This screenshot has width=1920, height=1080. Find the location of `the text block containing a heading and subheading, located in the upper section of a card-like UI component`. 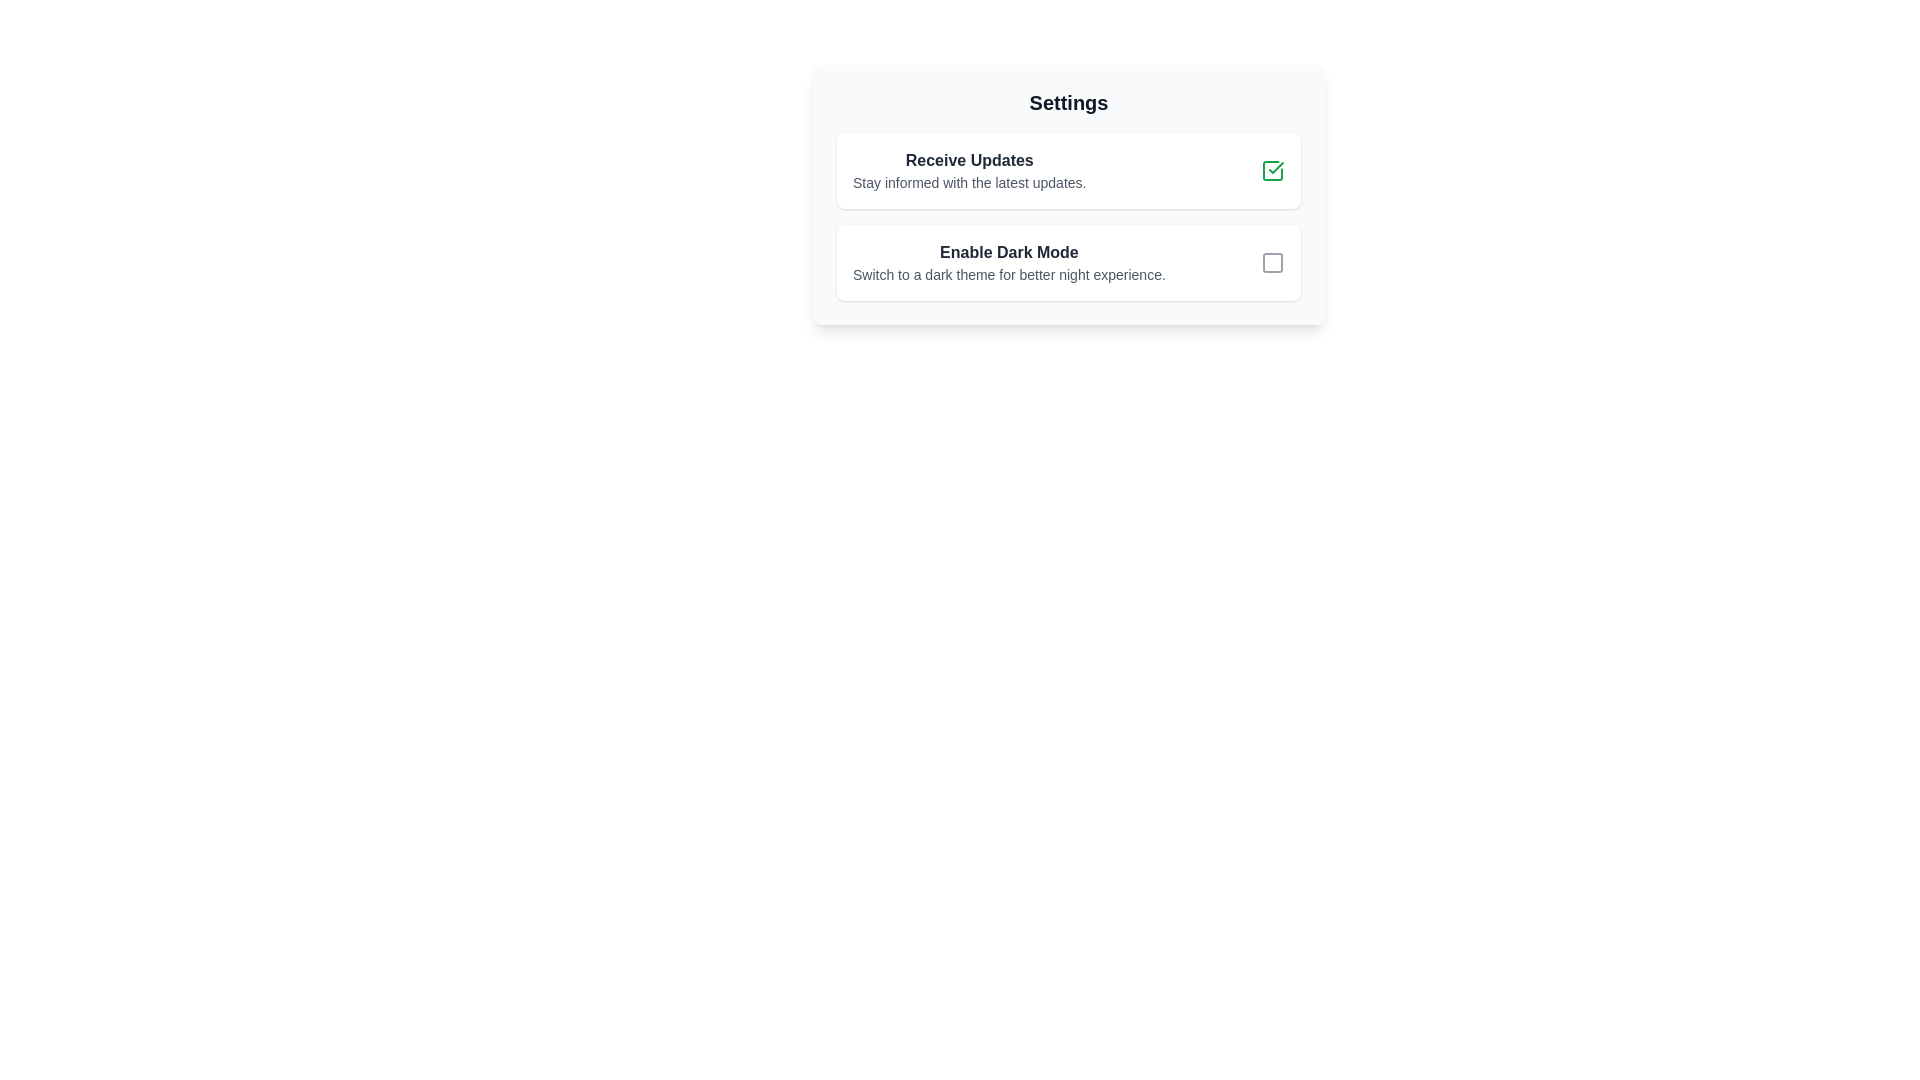

the text block containing a heading and subheading, located in the upper section of a card-like UI component is located at coordinates (969, 169).